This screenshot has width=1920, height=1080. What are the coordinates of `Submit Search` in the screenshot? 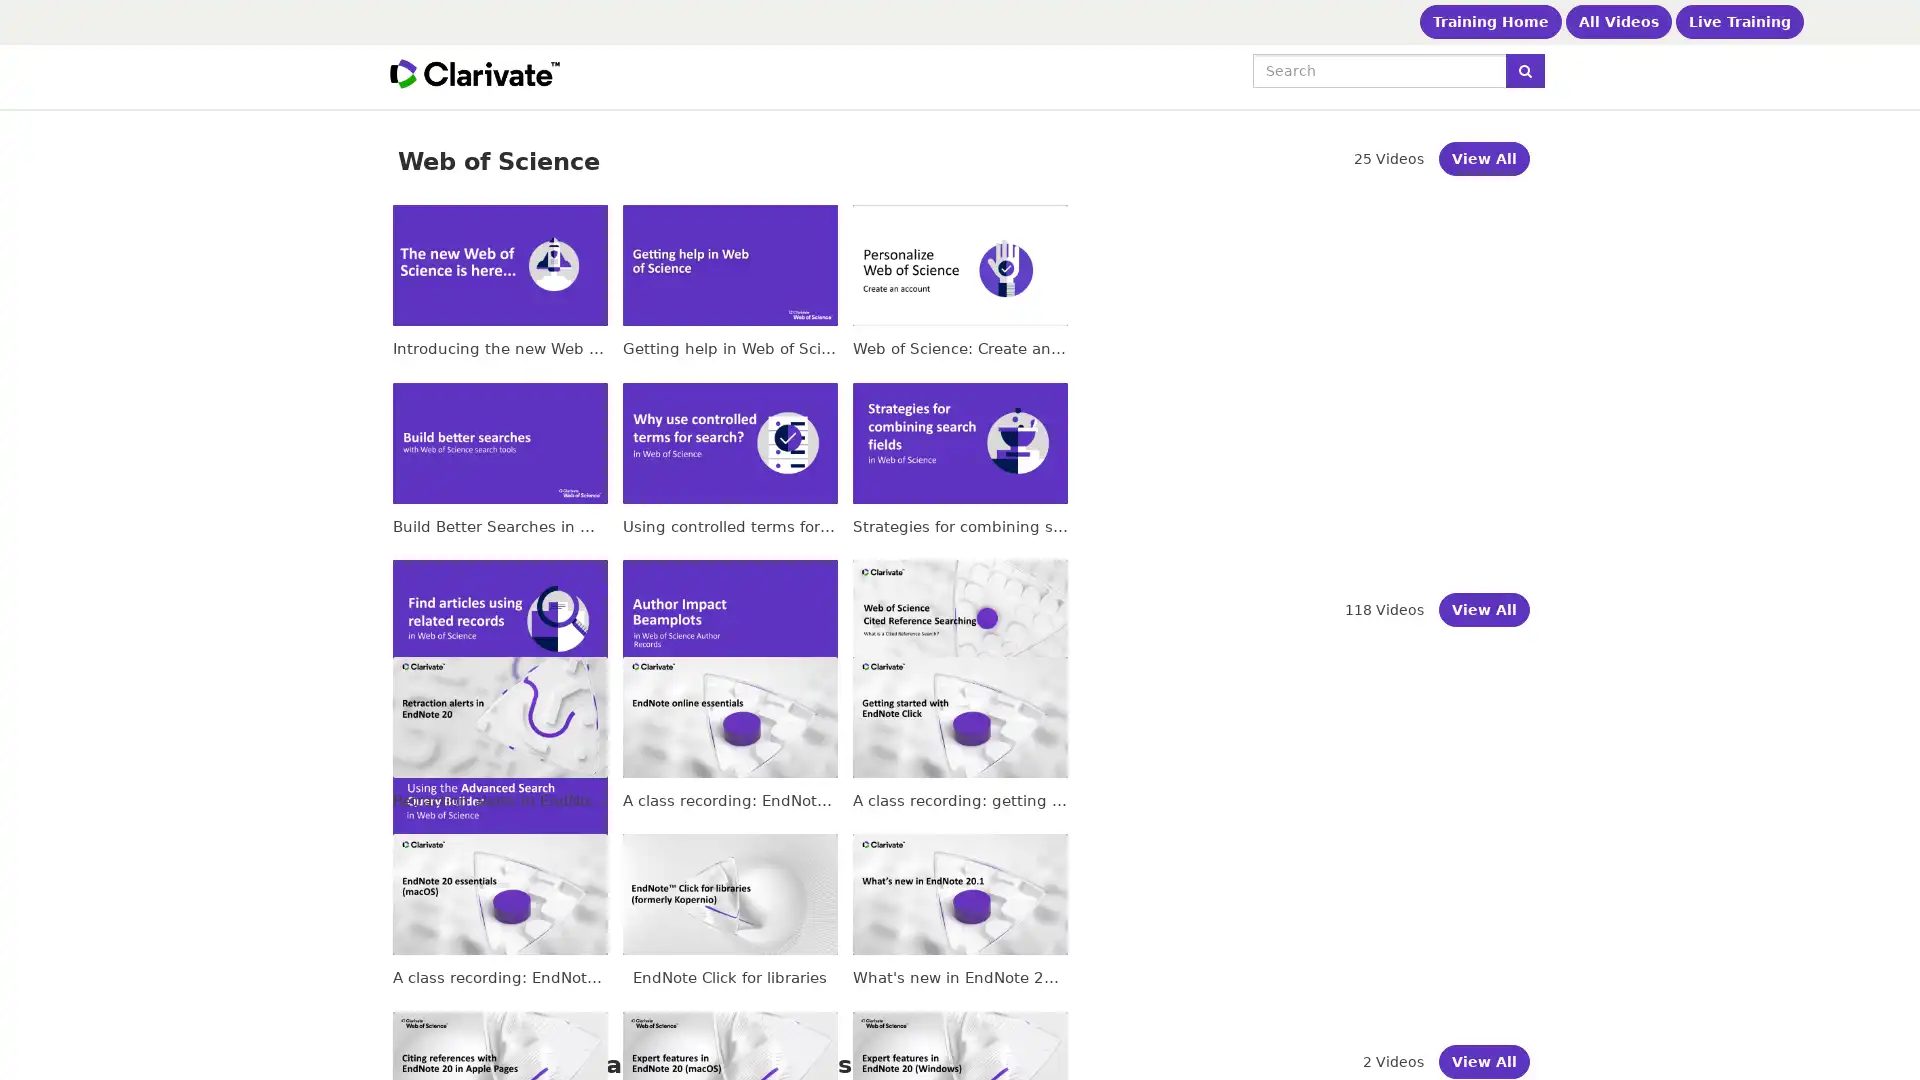 It's located at (1524, 69).